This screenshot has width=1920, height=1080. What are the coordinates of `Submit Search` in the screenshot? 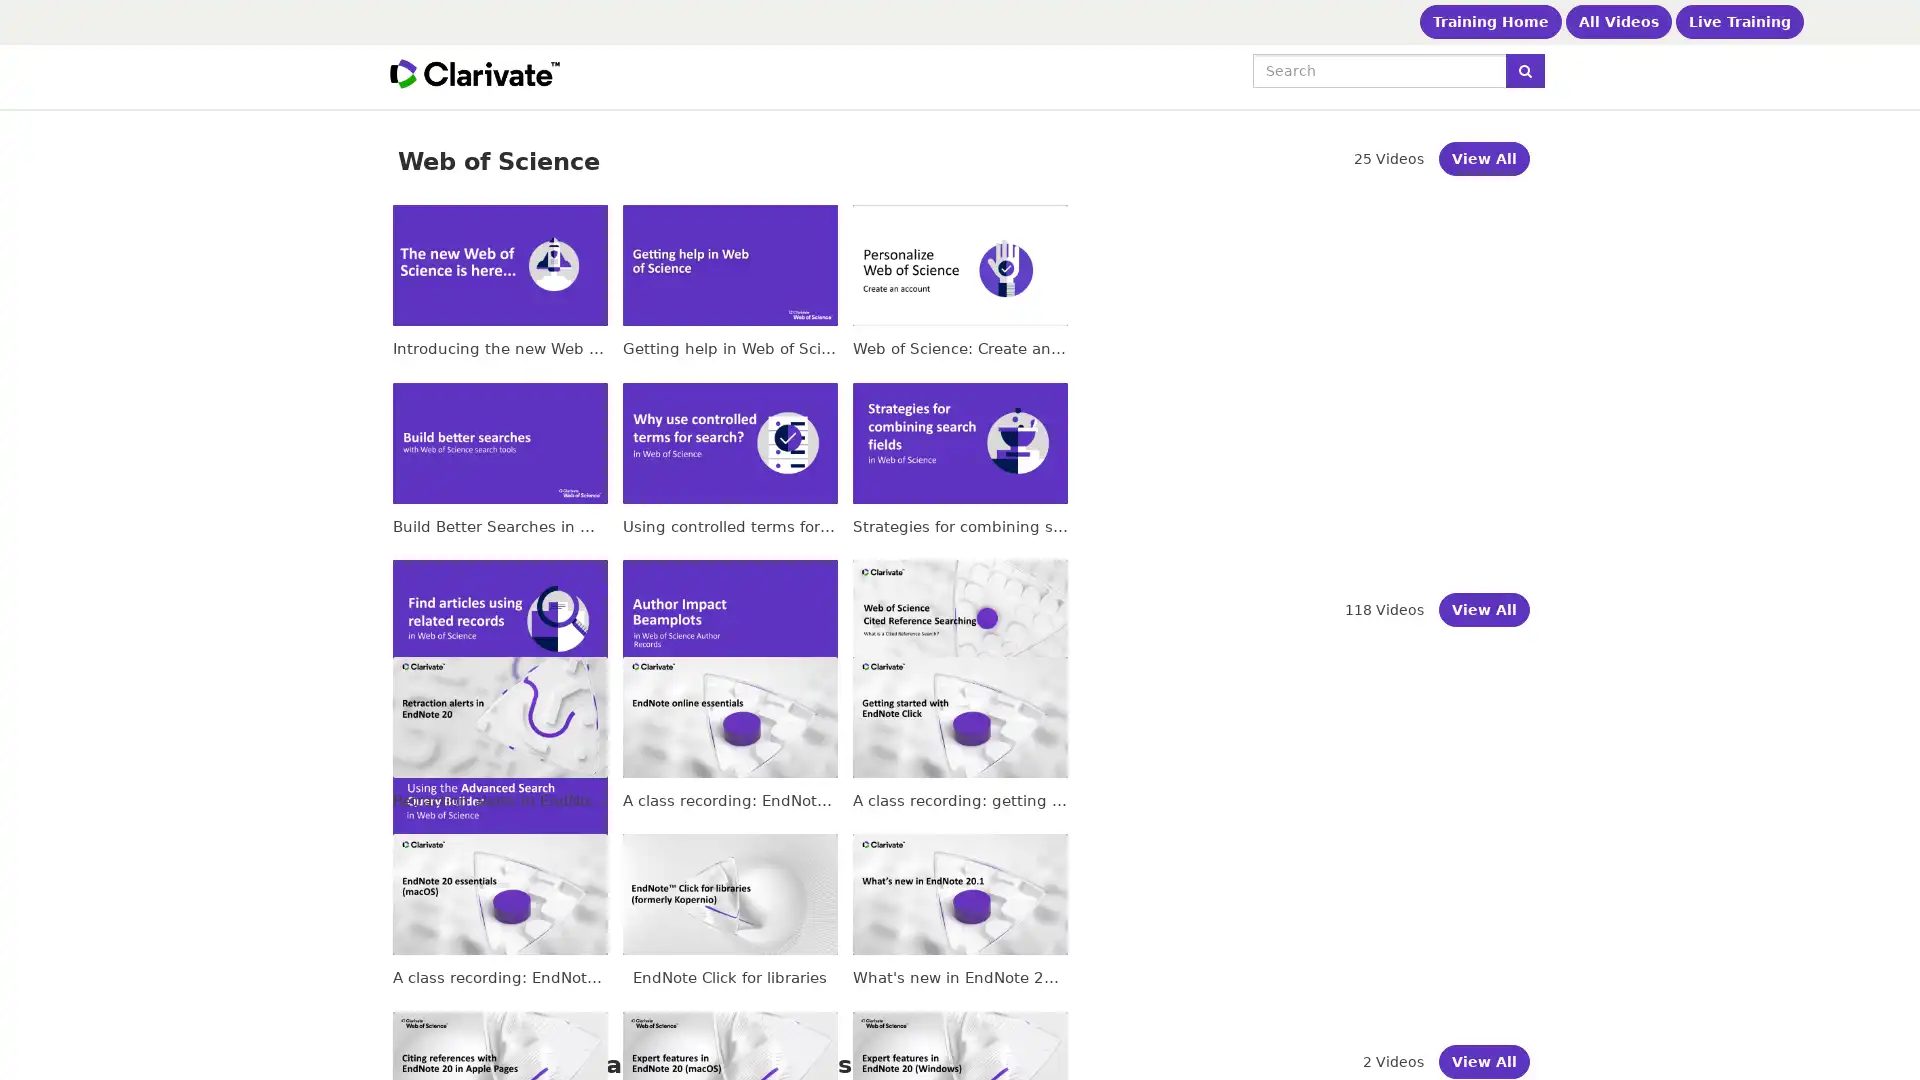 It's located at (1524, 69).